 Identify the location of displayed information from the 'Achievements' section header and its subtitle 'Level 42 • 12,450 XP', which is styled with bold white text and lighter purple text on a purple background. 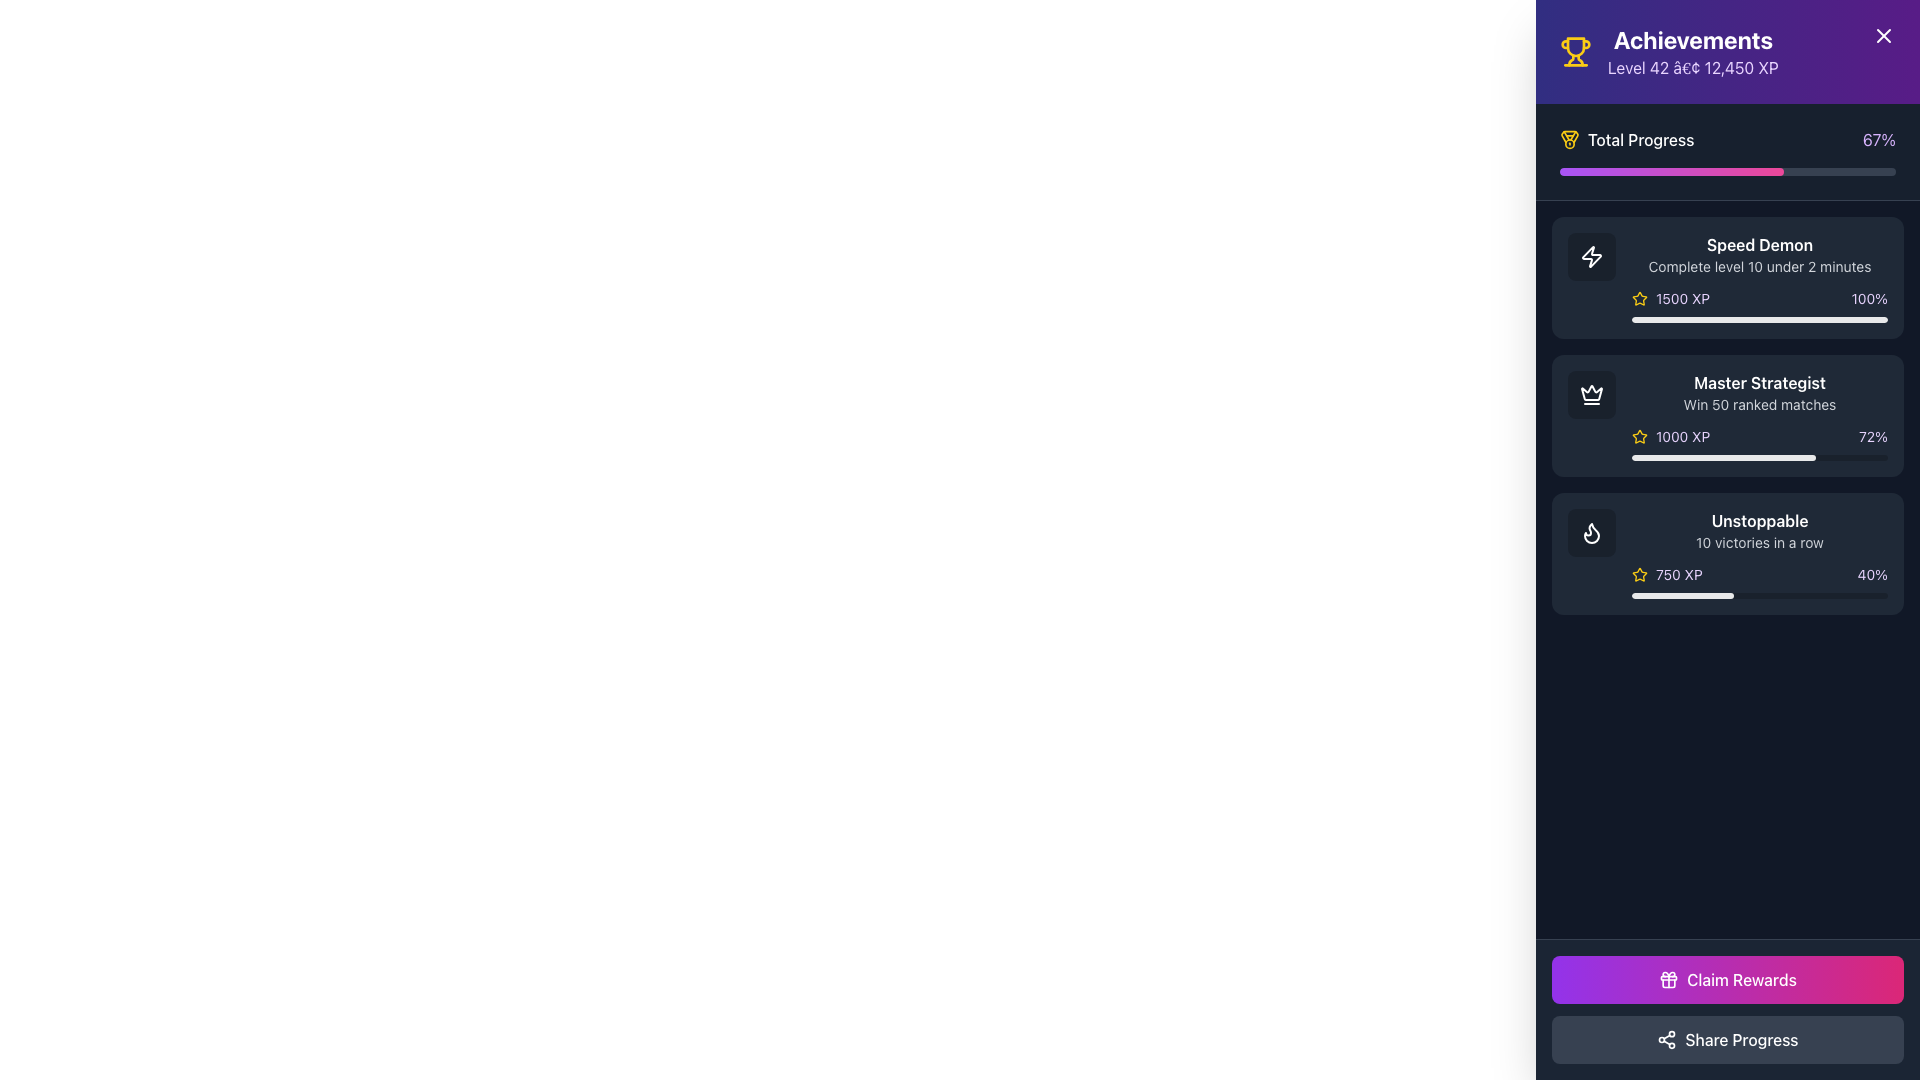
(1692, 50).